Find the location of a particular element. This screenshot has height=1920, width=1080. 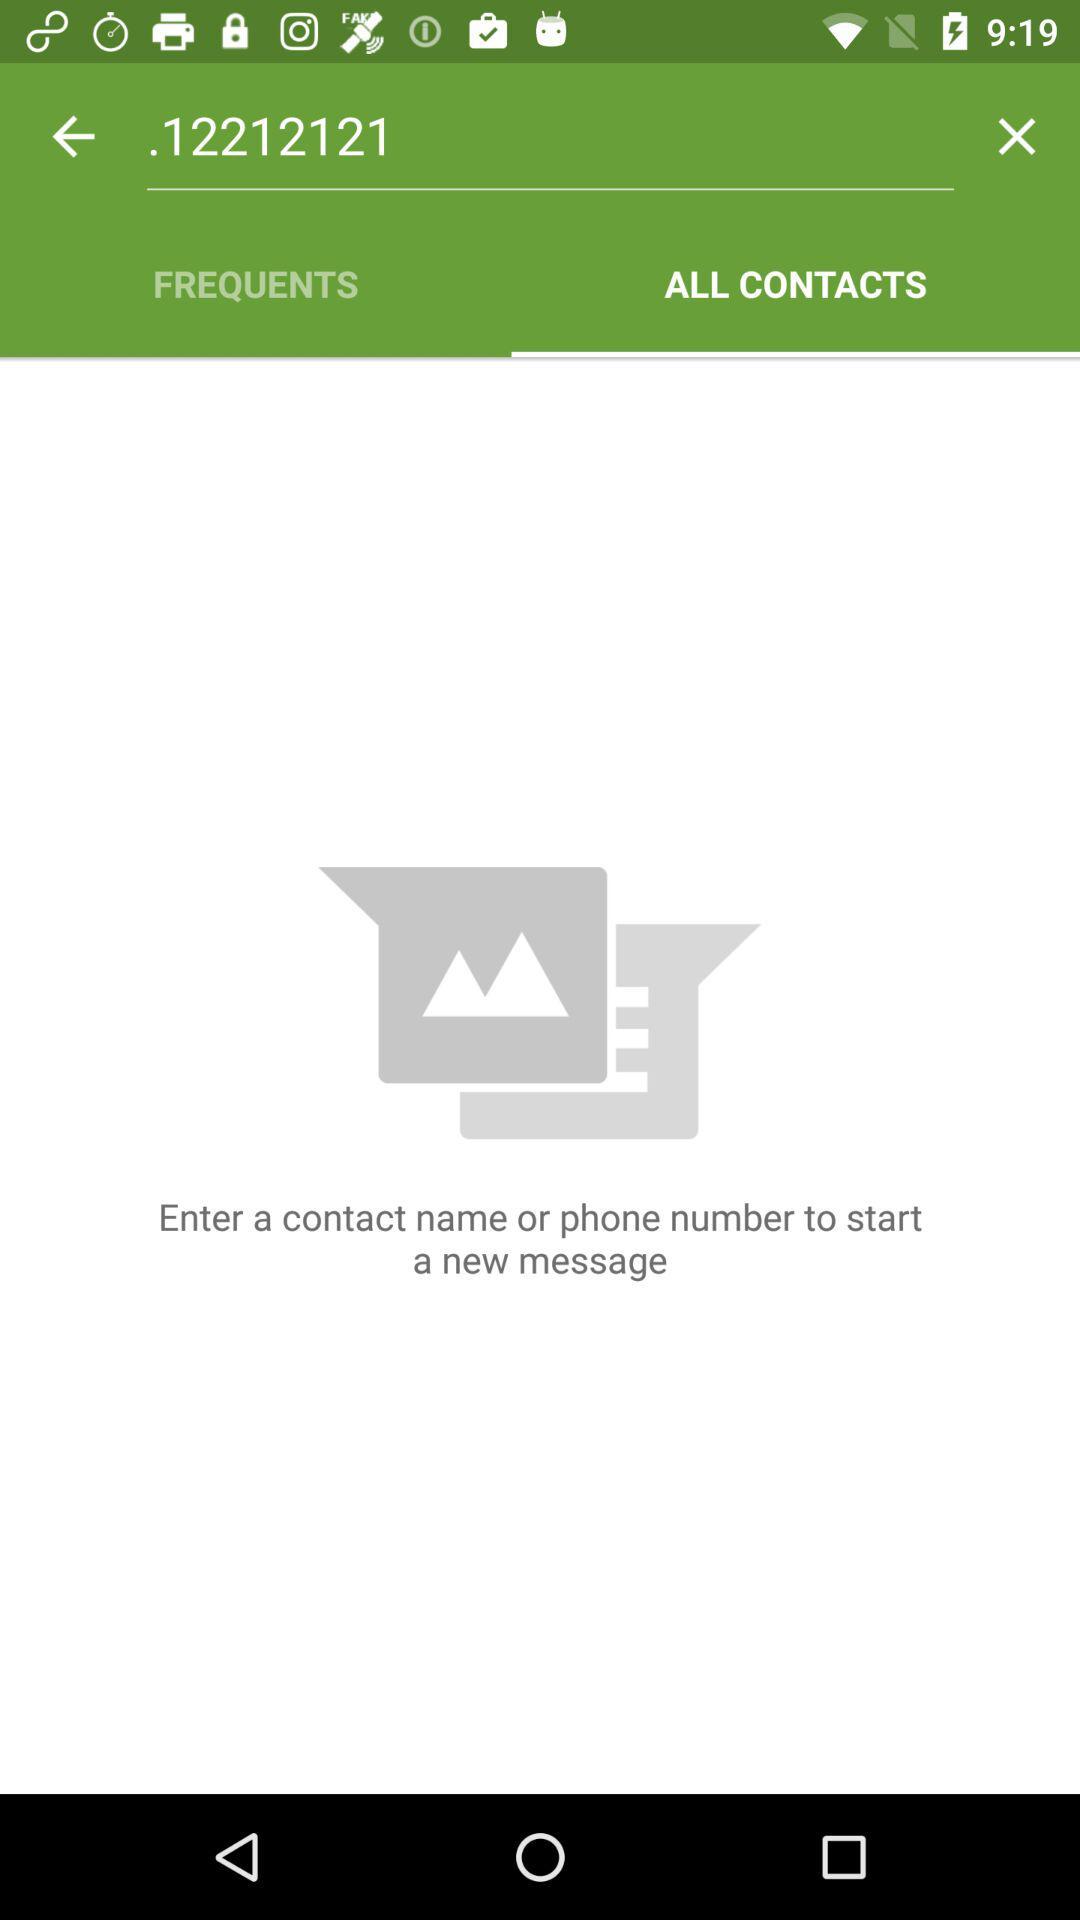

icon next to .12212121 is located at coordinates (72, 135).